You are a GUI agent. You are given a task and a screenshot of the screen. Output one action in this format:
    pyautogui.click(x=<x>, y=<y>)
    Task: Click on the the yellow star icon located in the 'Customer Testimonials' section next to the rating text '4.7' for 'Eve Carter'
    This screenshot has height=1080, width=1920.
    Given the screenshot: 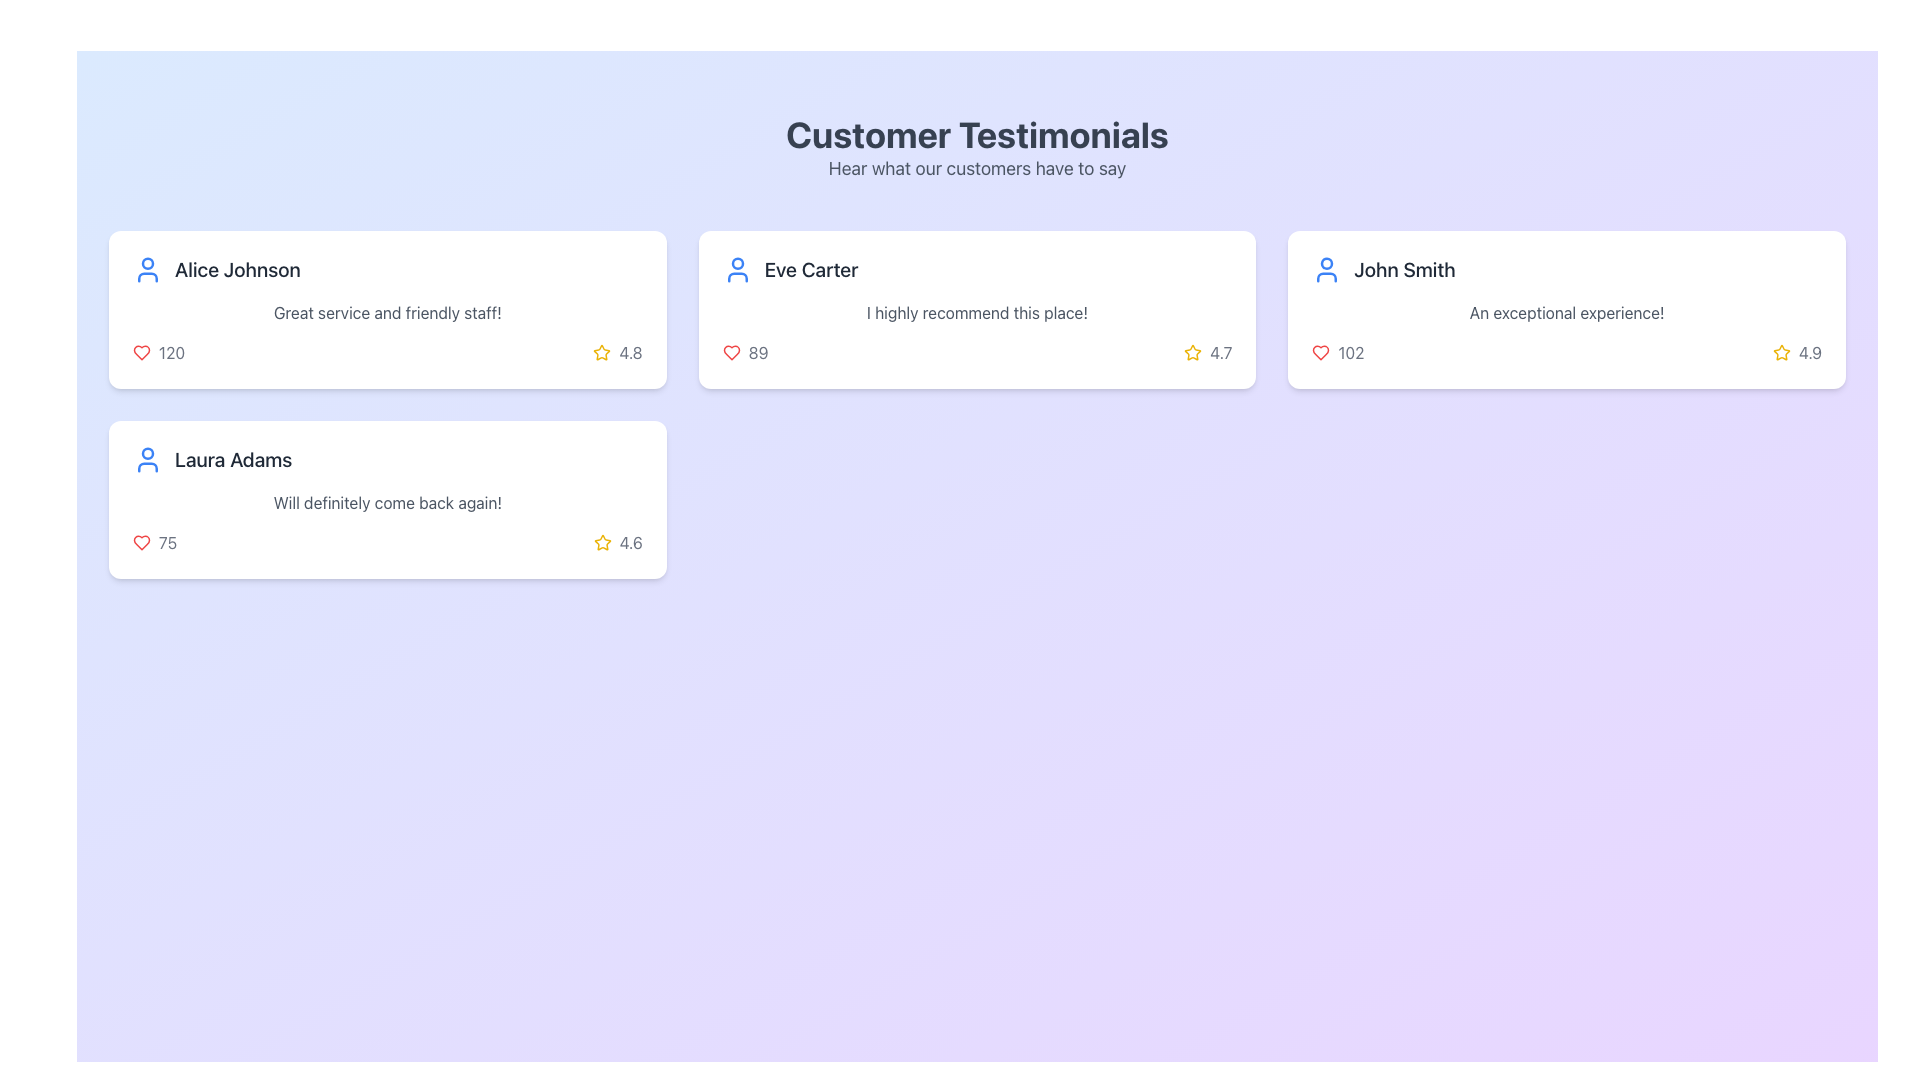 What is the action you would take?
    pyautogui.click(x=1193, y=352)
    